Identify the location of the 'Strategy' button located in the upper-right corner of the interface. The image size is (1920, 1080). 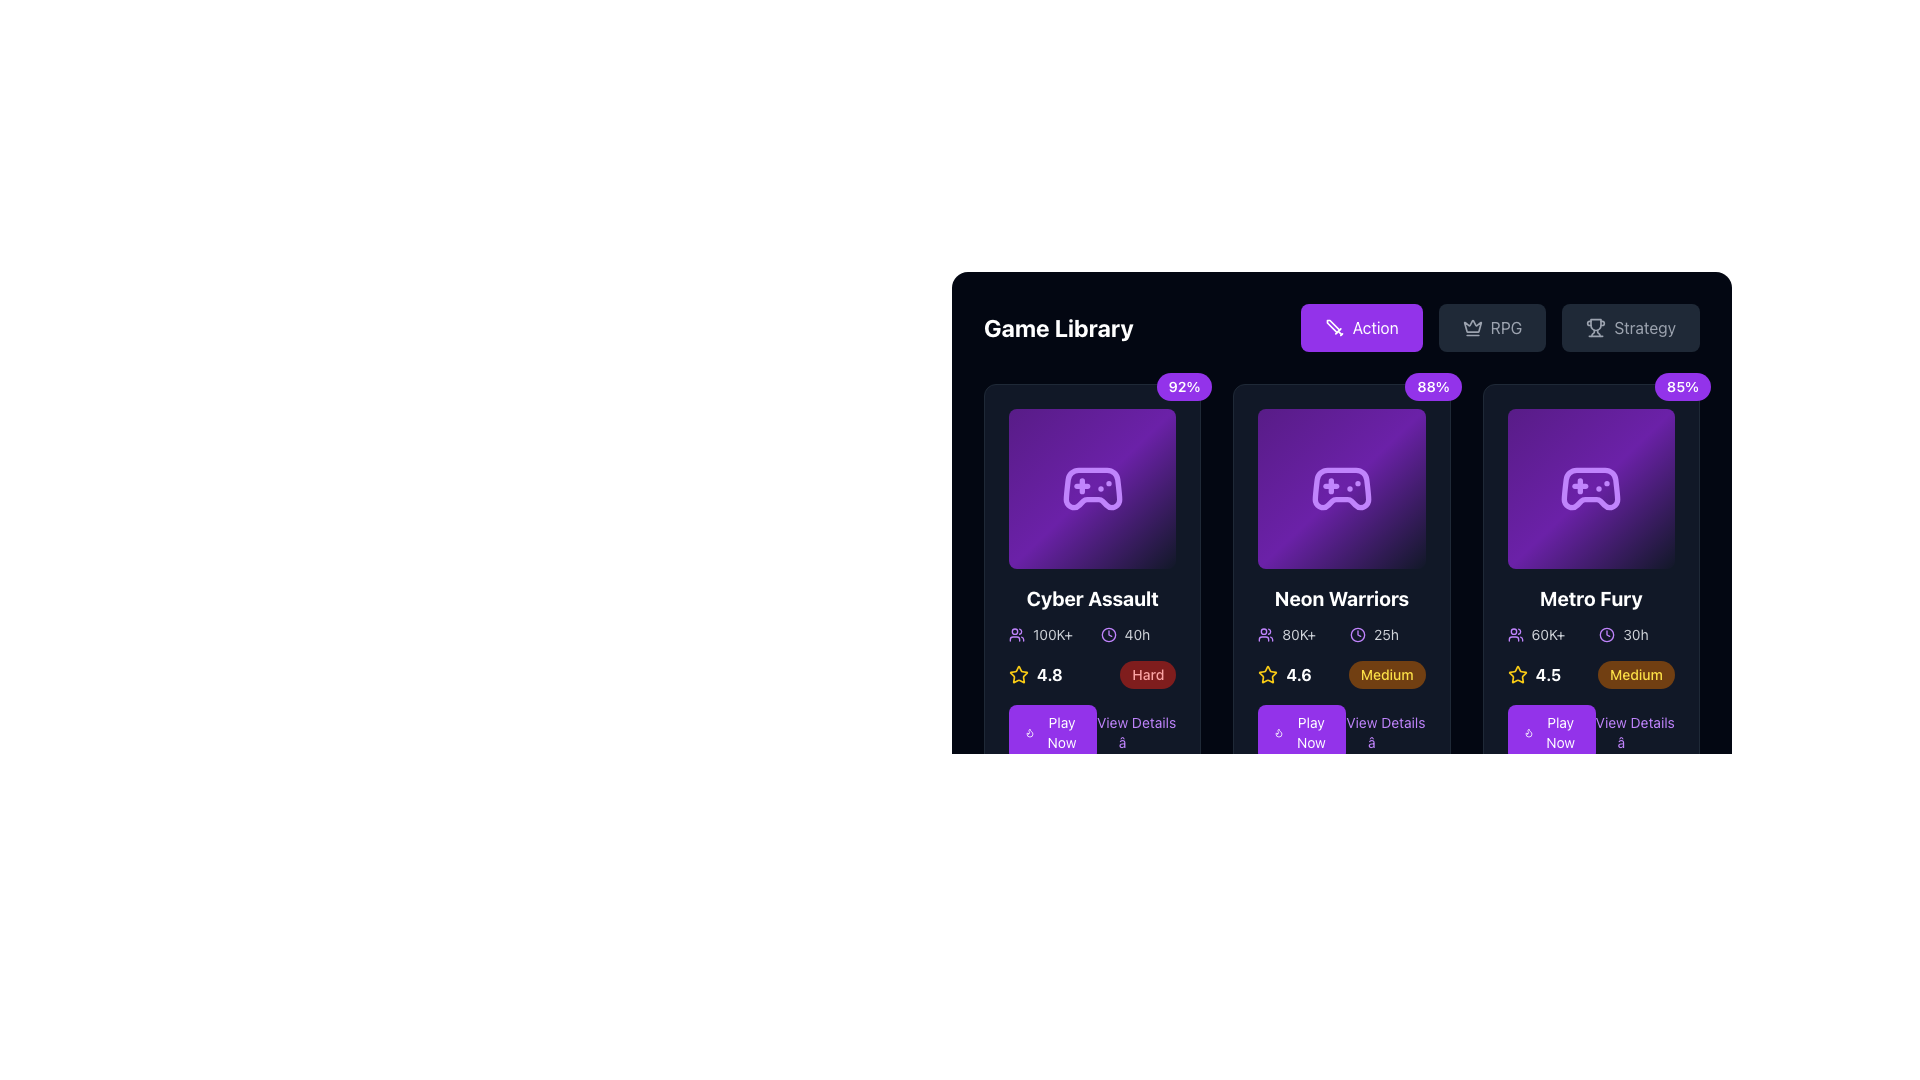
(1631, 326).